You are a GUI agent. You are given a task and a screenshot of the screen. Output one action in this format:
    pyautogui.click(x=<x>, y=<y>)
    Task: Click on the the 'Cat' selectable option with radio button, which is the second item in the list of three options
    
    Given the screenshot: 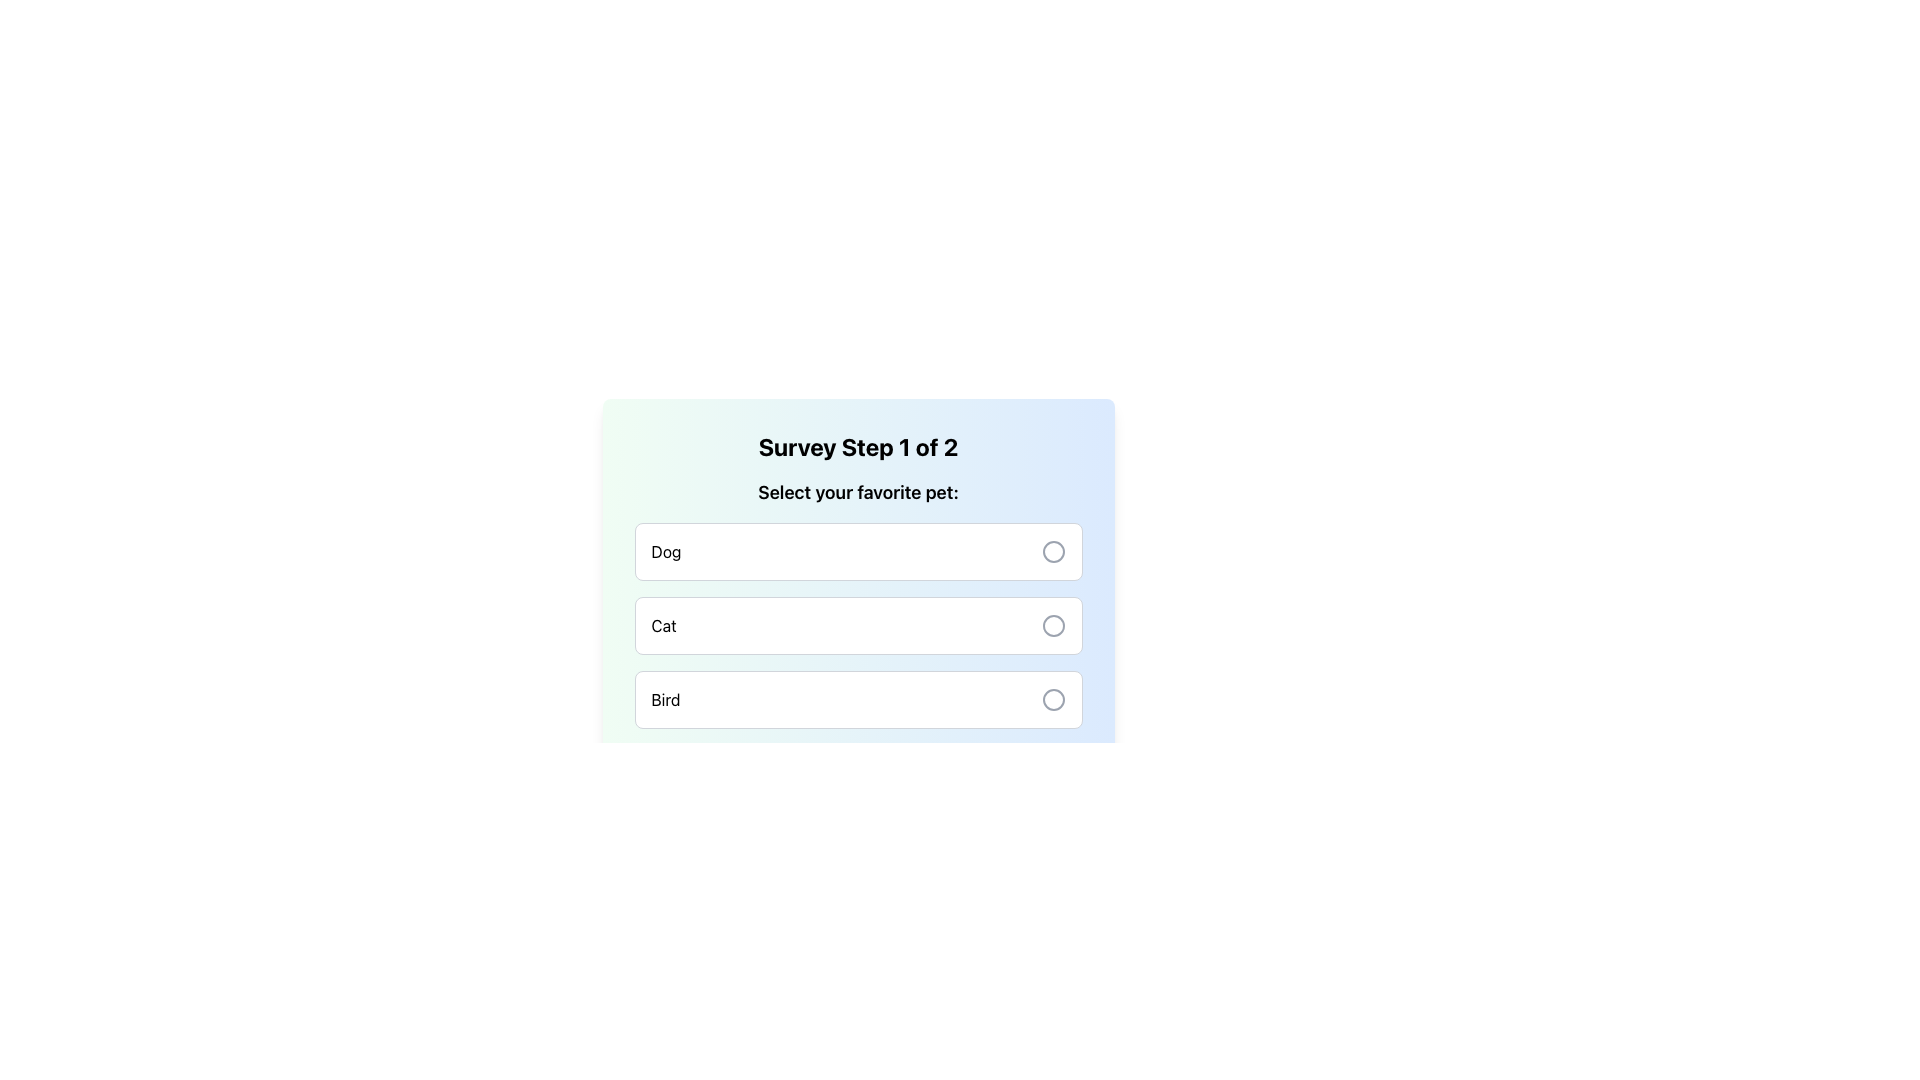 What is the action you would take?
    pyautogui.click(x=858, y=624)
    